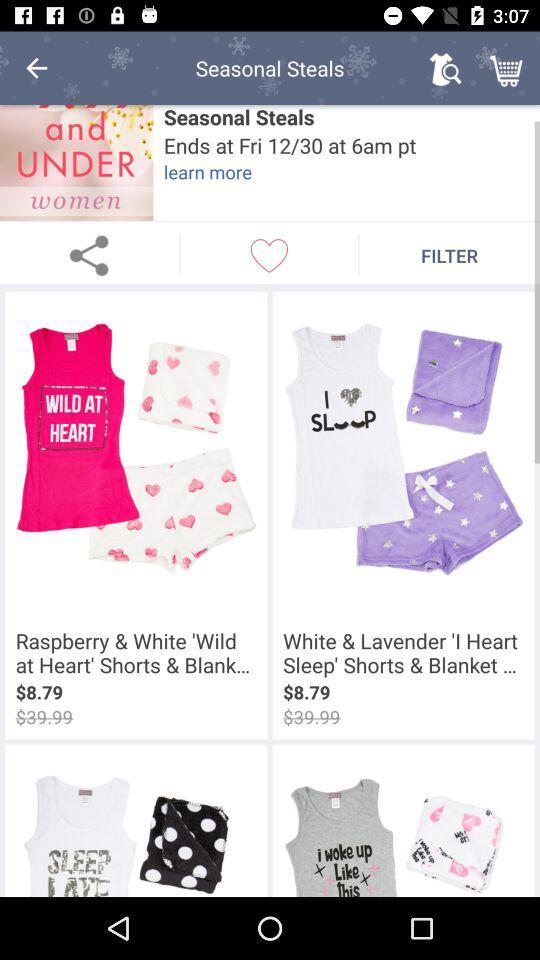  Describe the element at coordinates (508, 68) in the screenshot. I see `the icon above seasonal steals item` at that location.